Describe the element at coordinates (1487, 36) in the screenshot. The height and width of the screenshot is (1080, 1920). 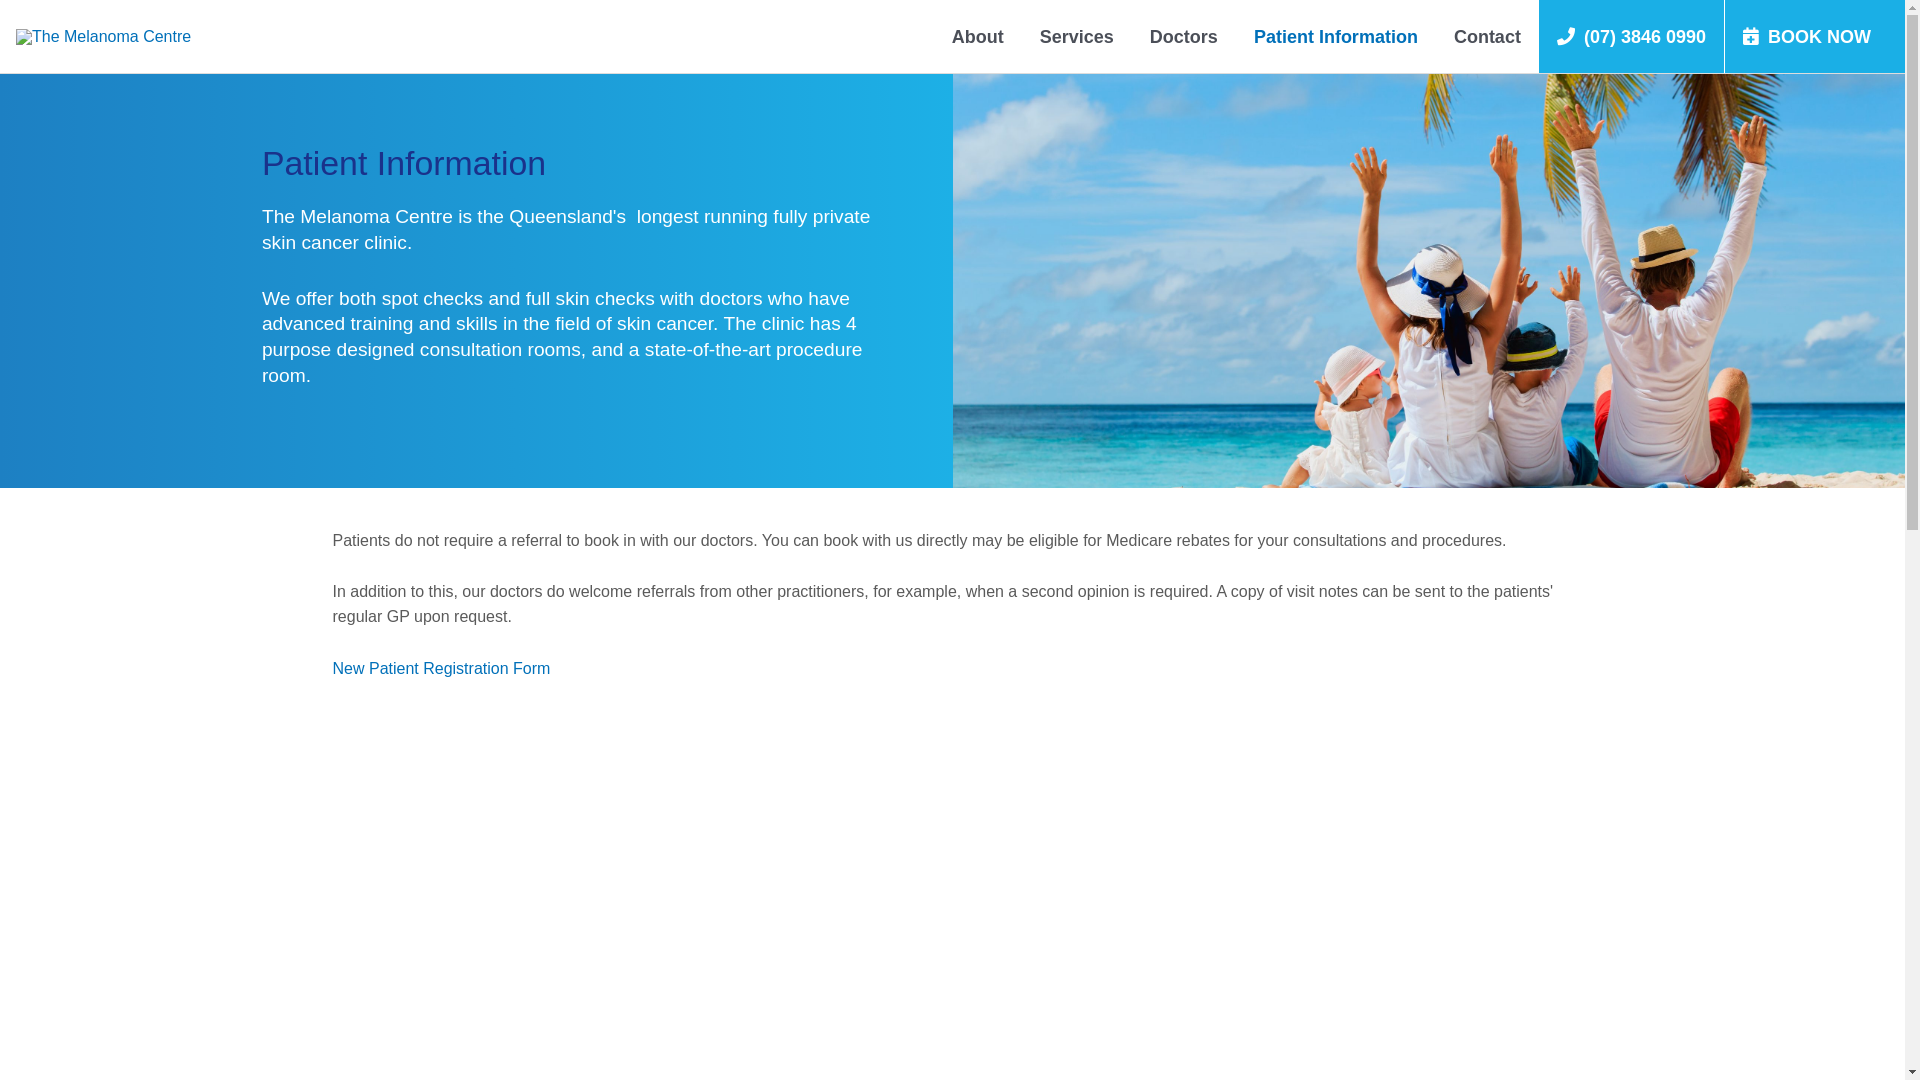
I see `'Contact'` at that location.